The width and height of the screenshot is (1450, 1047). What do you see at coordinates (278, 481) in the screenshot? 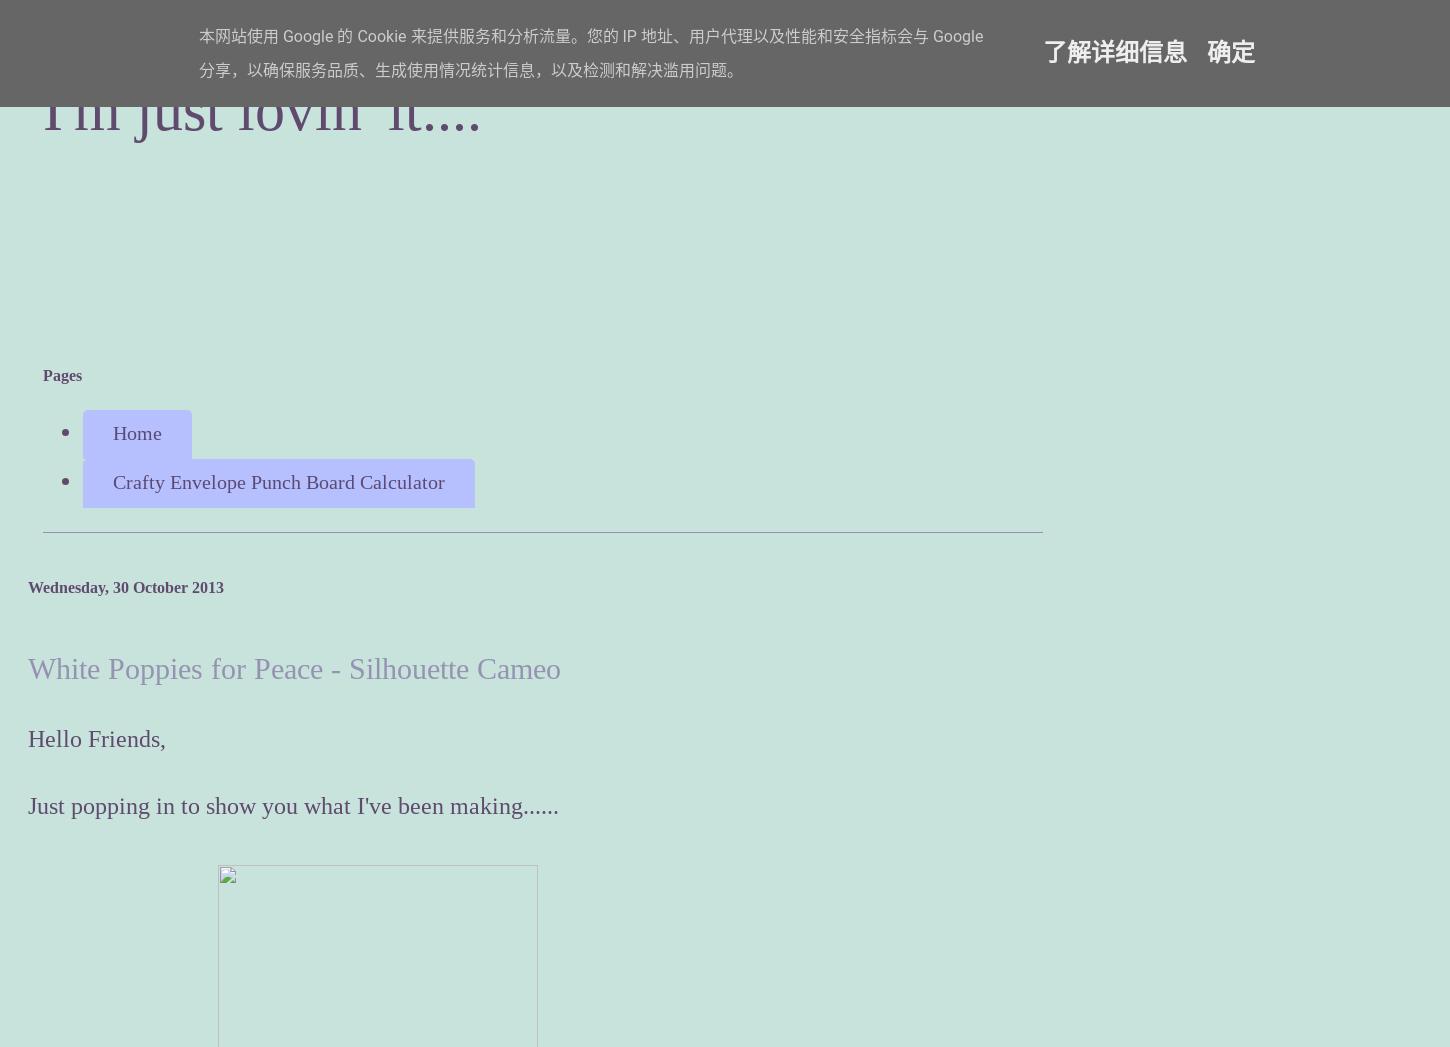
I see `'Crafty Envelope Punch Board Calculator'` at bounding box center [278, 481].